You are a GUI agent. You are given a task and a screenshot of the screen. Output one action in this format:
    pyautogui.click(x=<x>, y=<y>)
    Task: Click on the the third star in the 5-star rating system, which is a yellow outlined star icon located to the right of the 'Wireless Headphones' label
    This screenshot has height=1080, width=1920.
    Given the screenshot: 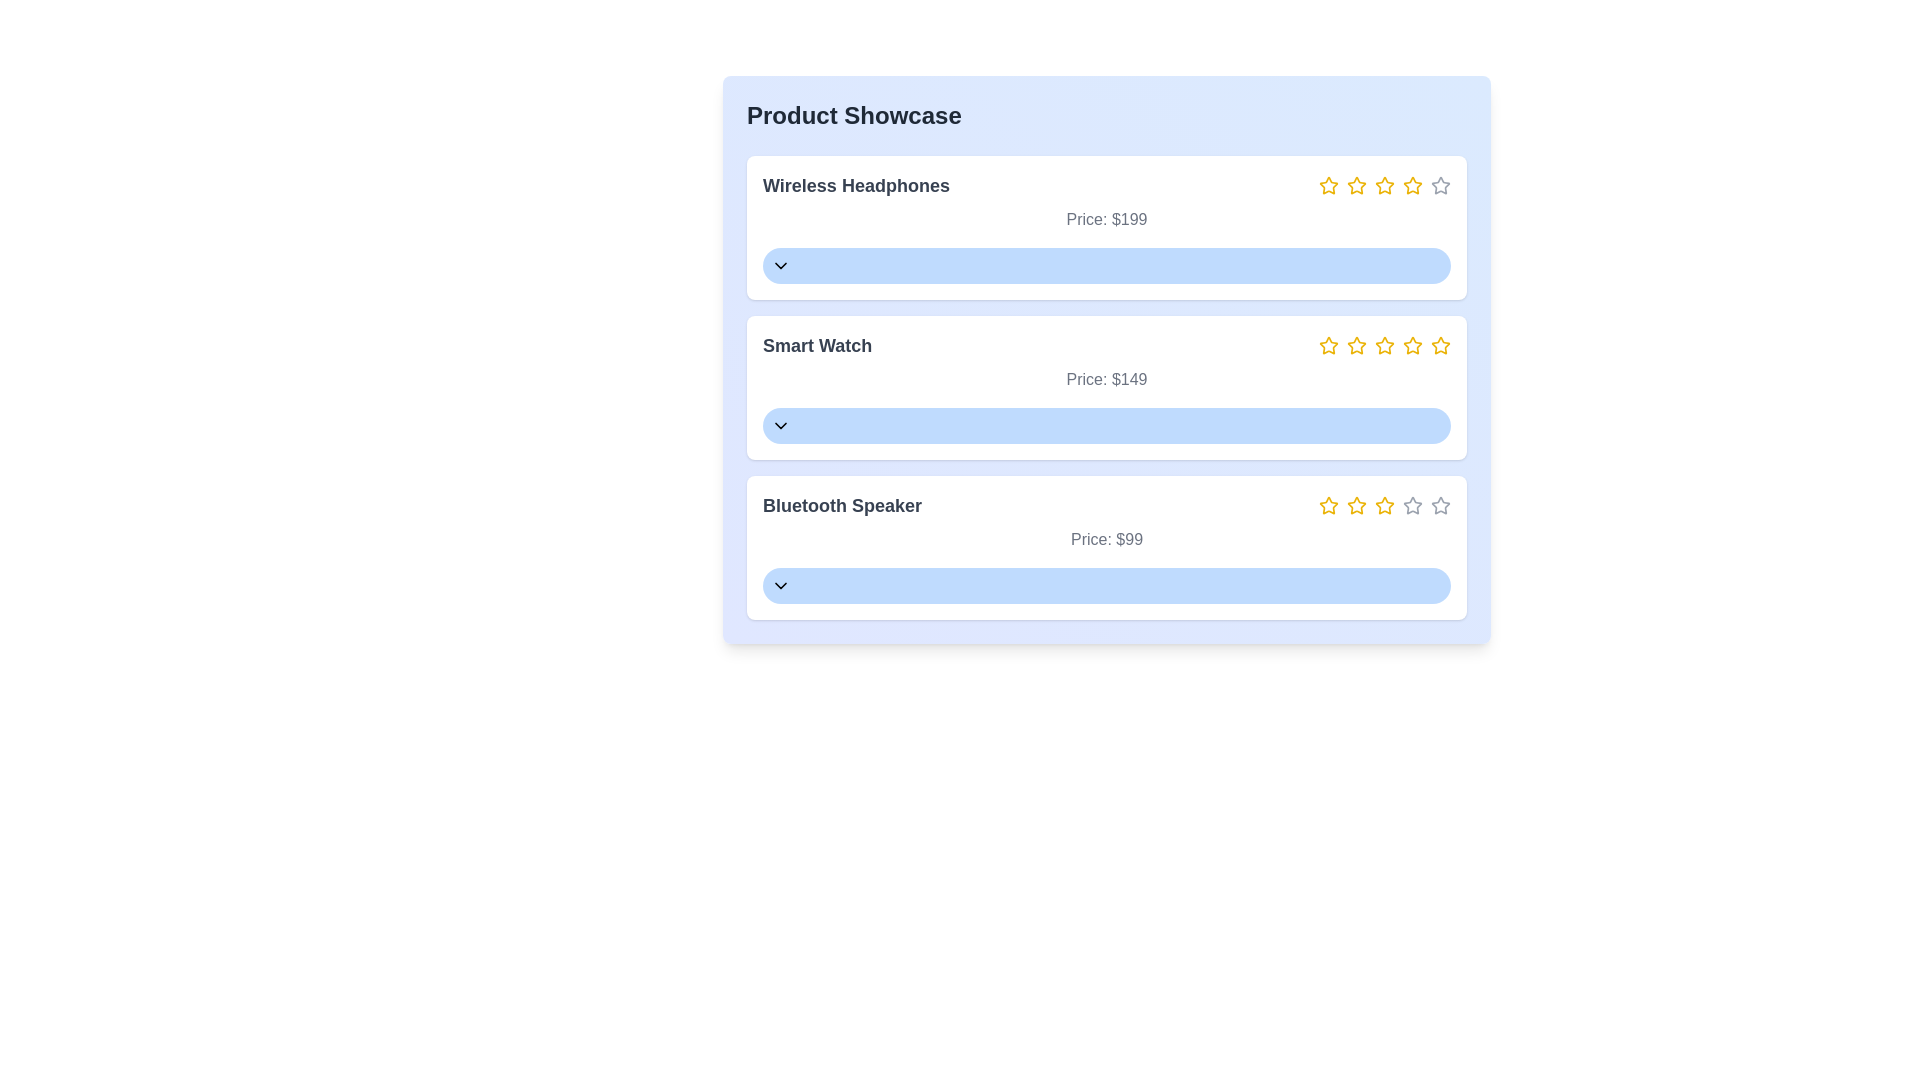 What is the action you would take?
    pyautogui.click(x=1357, y=185)
    